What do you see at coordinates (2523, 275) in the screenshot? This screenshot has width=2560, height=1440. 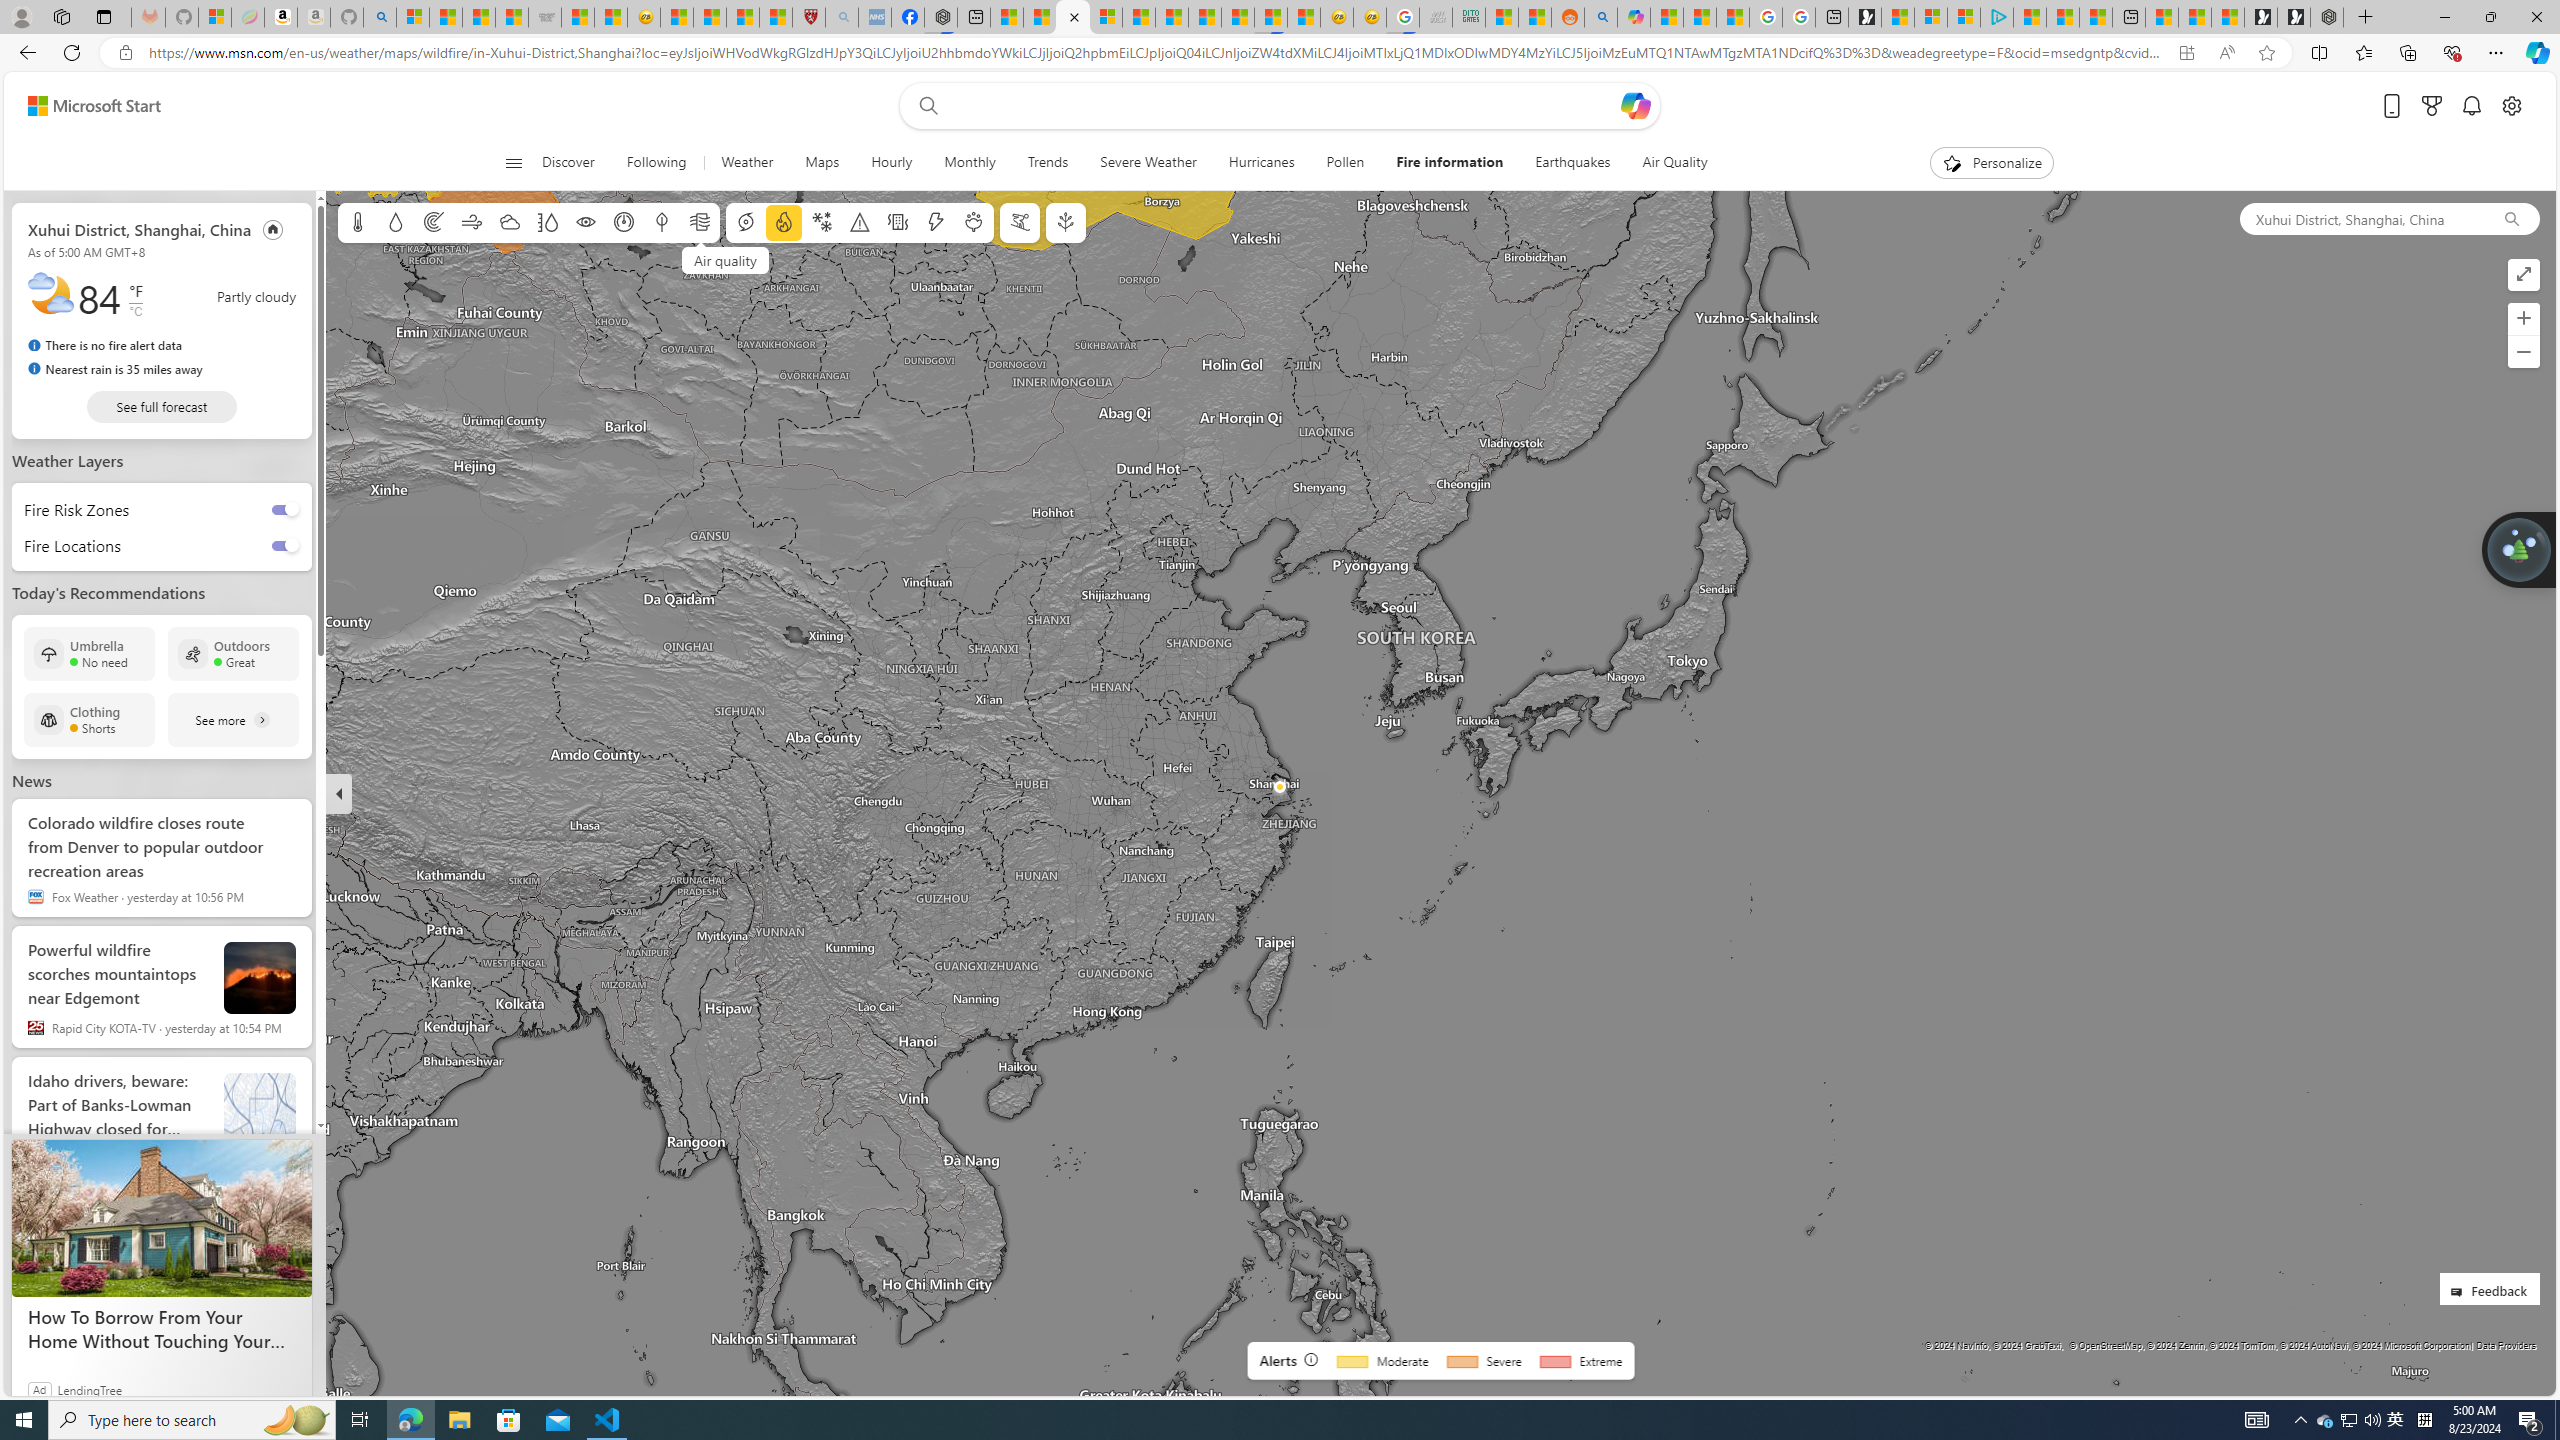 I see `'Enter full screen mode'` at bounding box center [2523, 275].